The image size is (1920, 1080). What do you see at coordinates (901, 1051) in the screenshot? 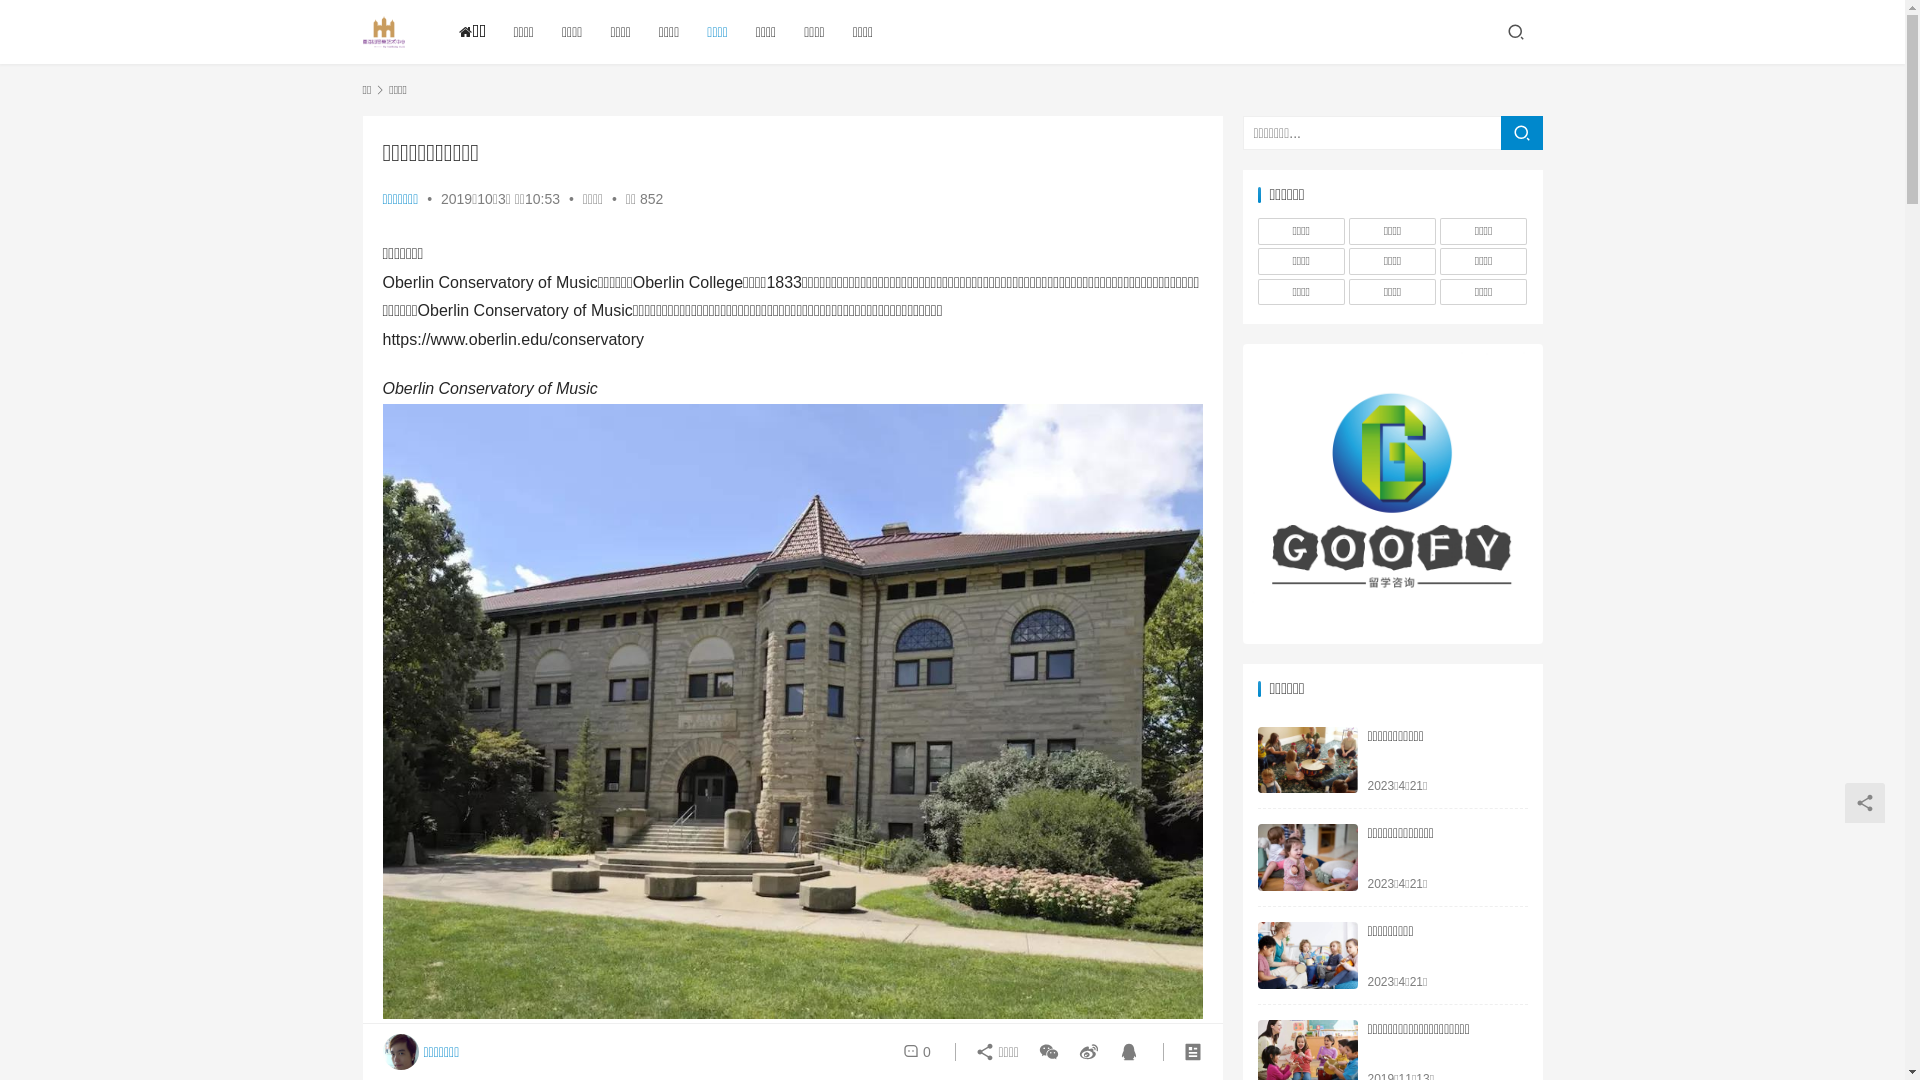
I see `'0'` at bounding box center [901, 1051].